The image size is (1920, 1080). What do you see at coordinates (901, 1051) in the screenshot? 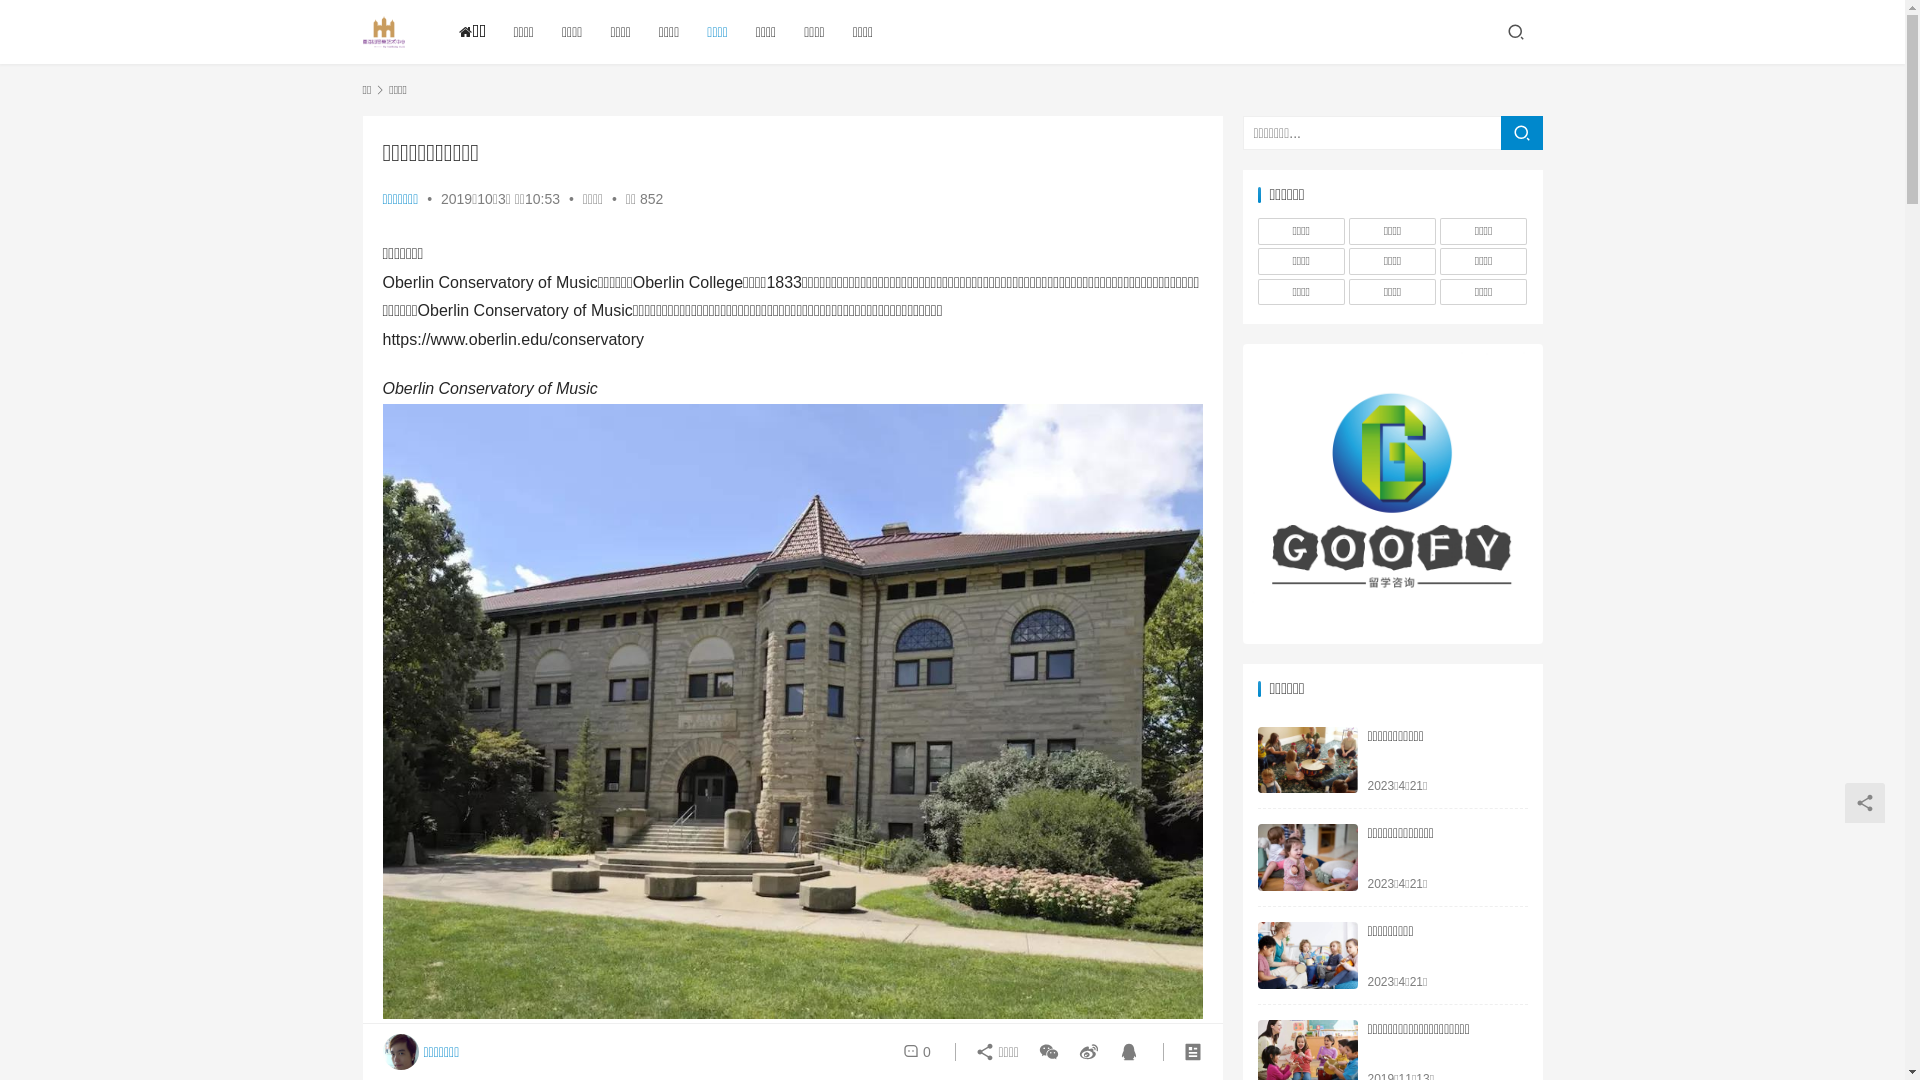
I see `'0'` at bounding box center [901, 1051].